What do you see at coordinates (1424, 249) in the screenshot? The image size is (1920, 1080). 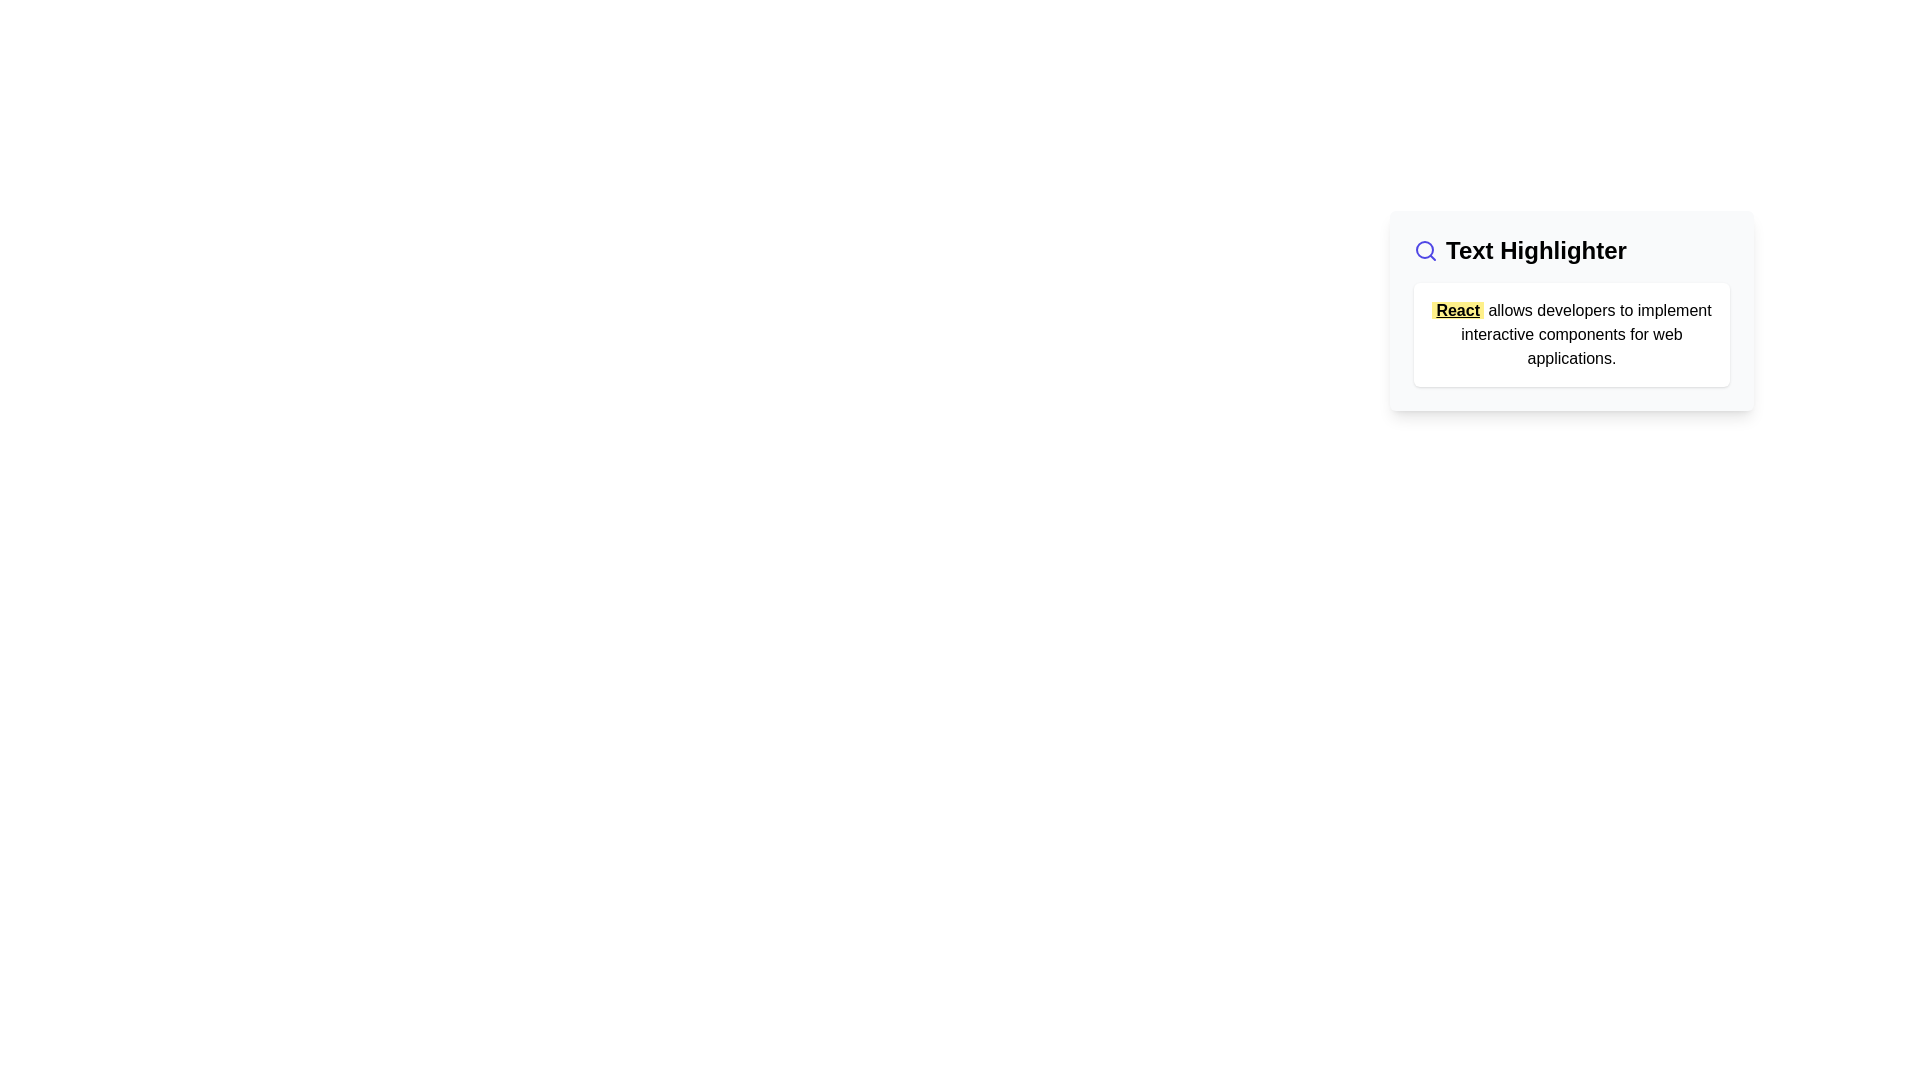 I see `the search icon located at the leftmost part of the grouping that includes the text 'Text Highlighter'` at bounding box center [1424, 249].